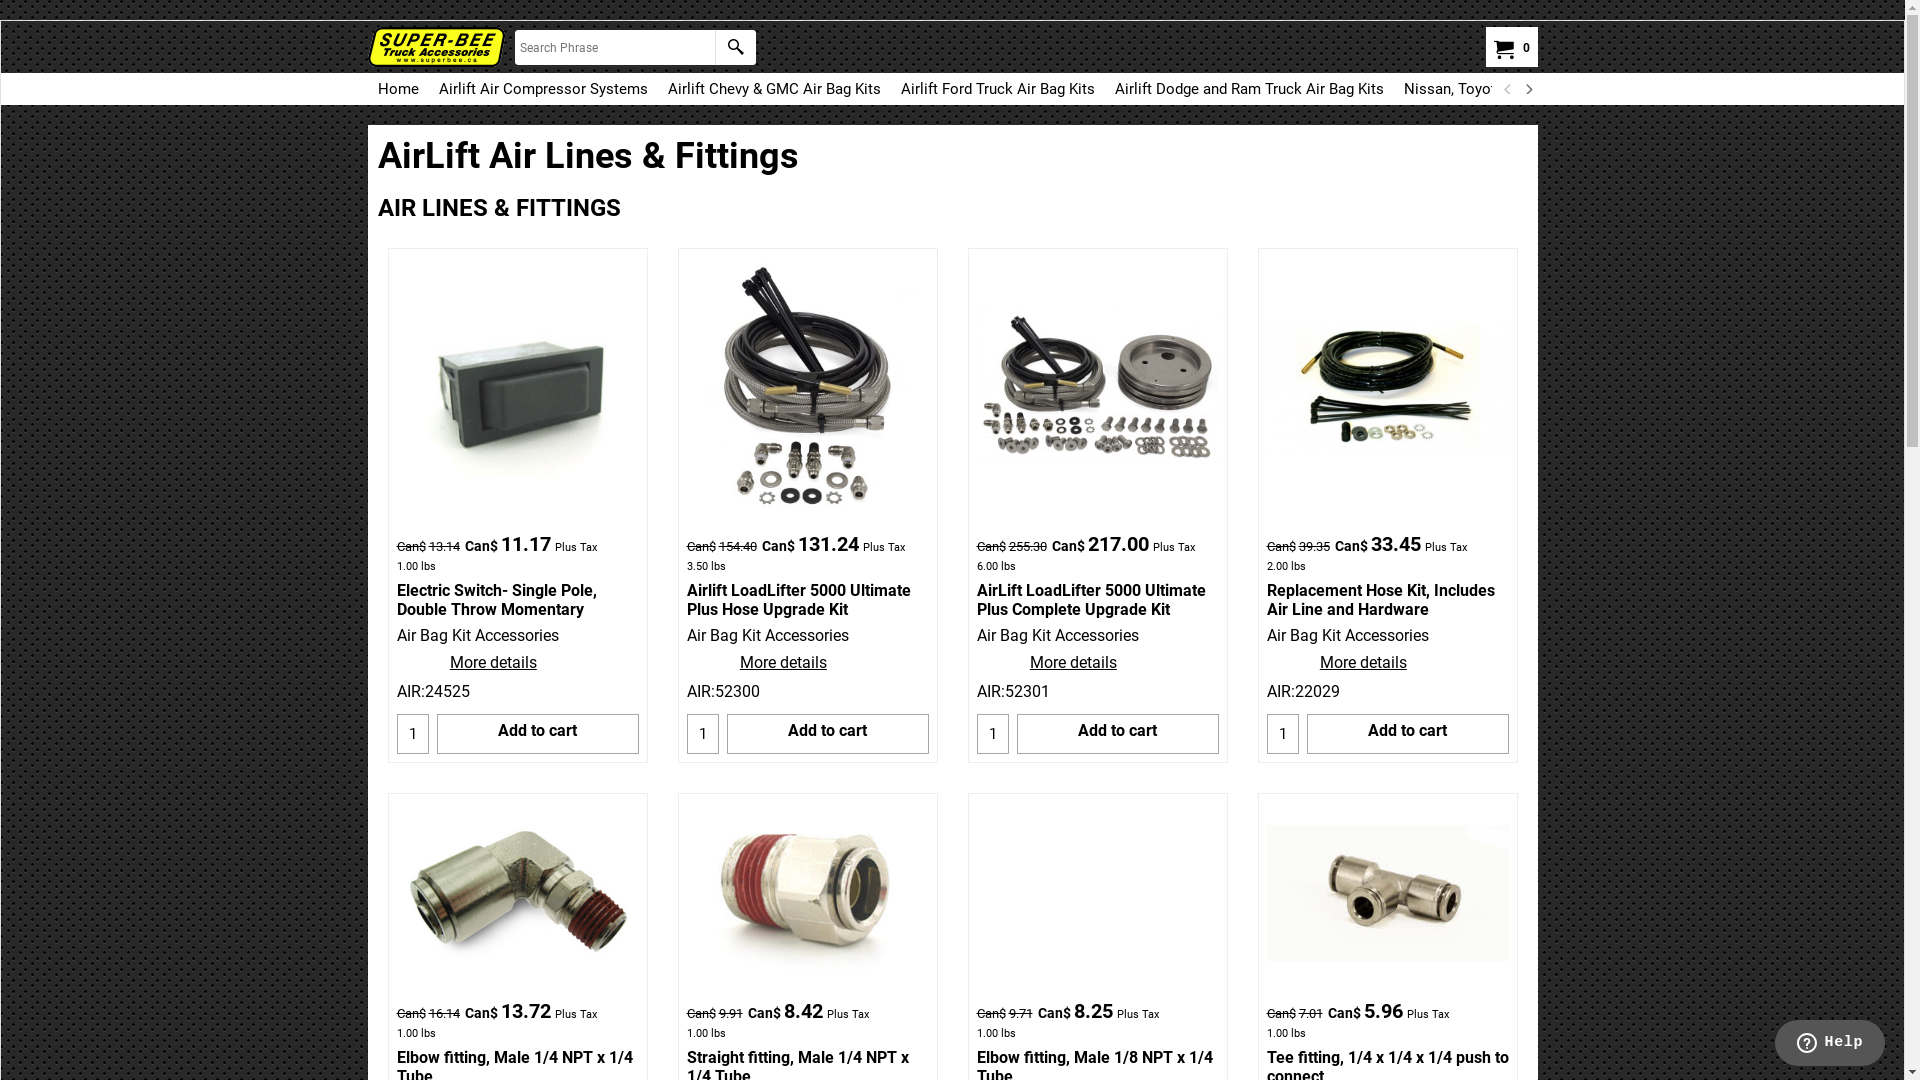 The image size is (1920, 1080). I want to click on 'Airlift Air Compressor Systems', so click(542, 87).